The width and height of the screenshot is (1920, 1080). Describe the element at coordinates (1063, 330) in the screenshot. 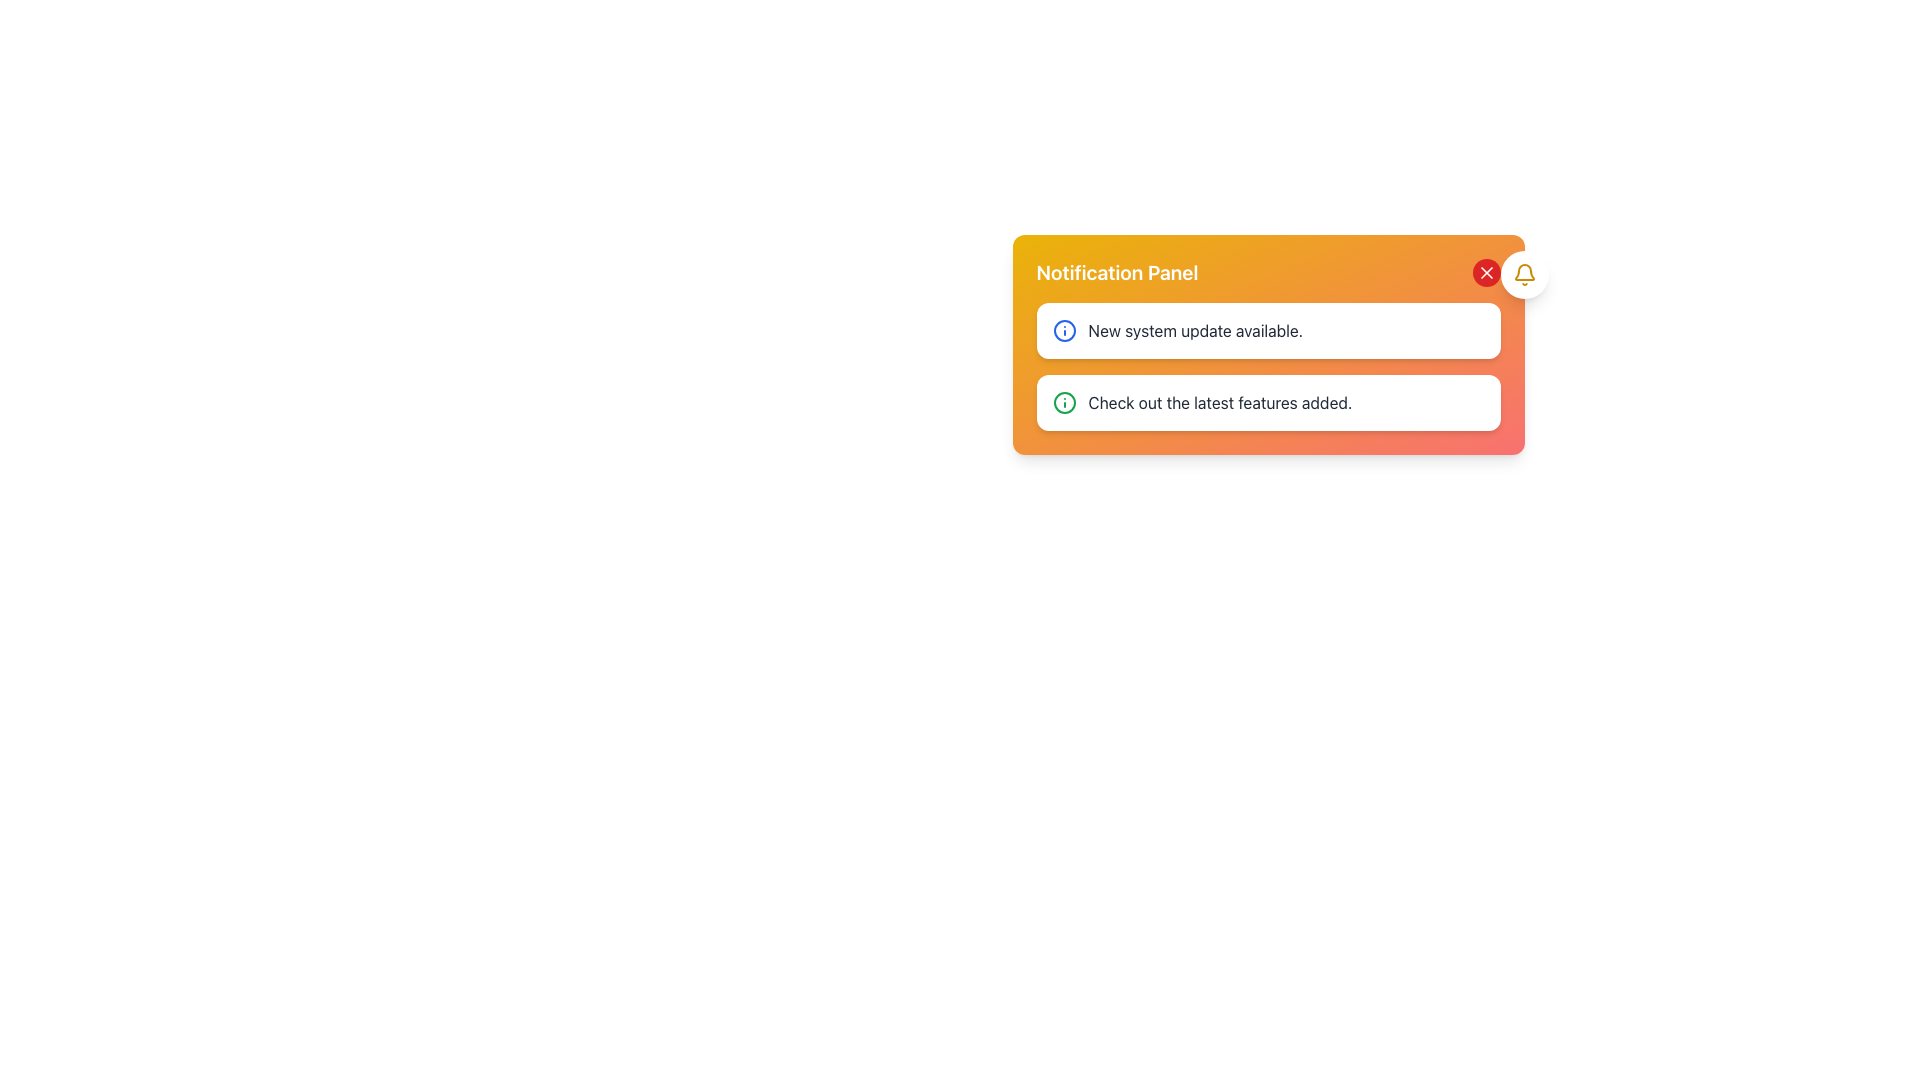

I see `the central circular vector graphic element that is part of an icon adjacent to the notification message panel stating 'Check out the latest features added.'` at that location.